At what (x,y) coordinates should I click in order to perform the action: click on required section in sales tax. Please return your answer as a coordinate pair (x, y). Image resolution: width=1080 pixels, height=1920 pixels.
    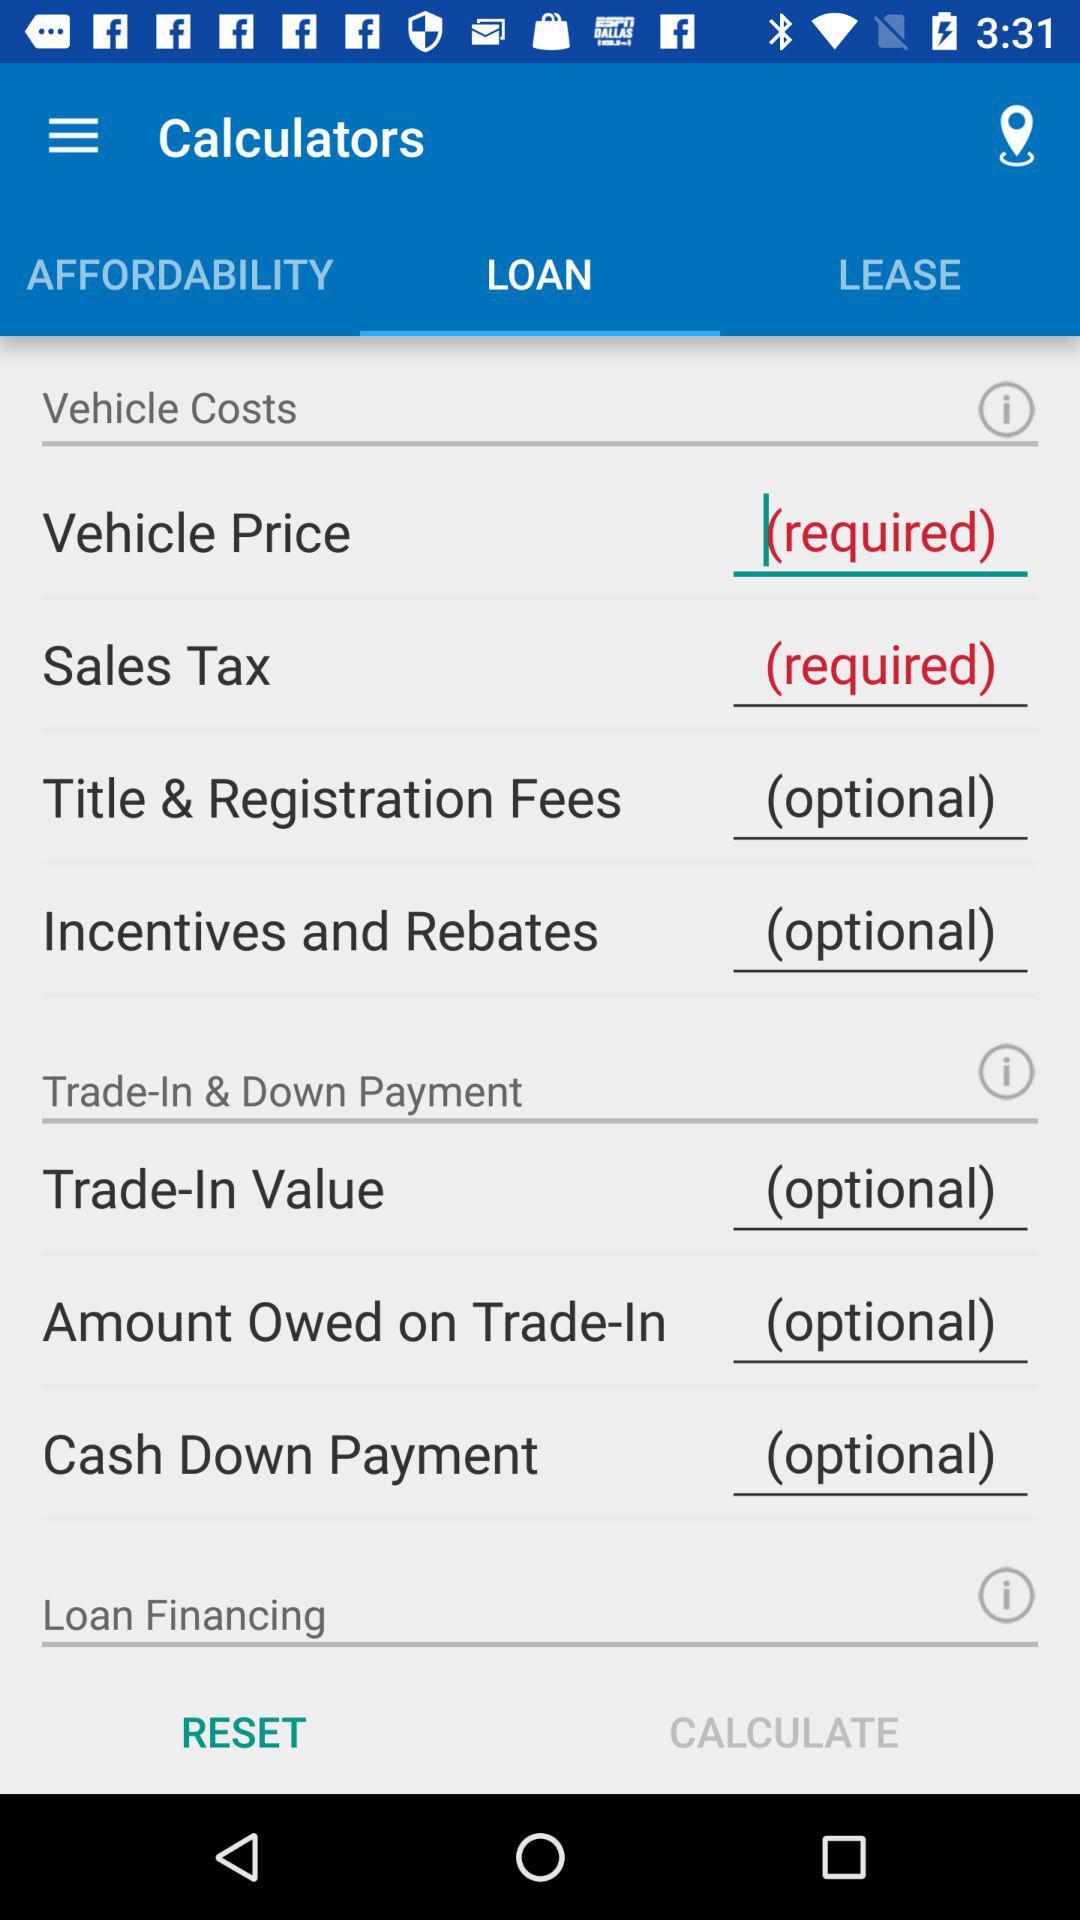
    Looking at the image, I should click on (879, 663).